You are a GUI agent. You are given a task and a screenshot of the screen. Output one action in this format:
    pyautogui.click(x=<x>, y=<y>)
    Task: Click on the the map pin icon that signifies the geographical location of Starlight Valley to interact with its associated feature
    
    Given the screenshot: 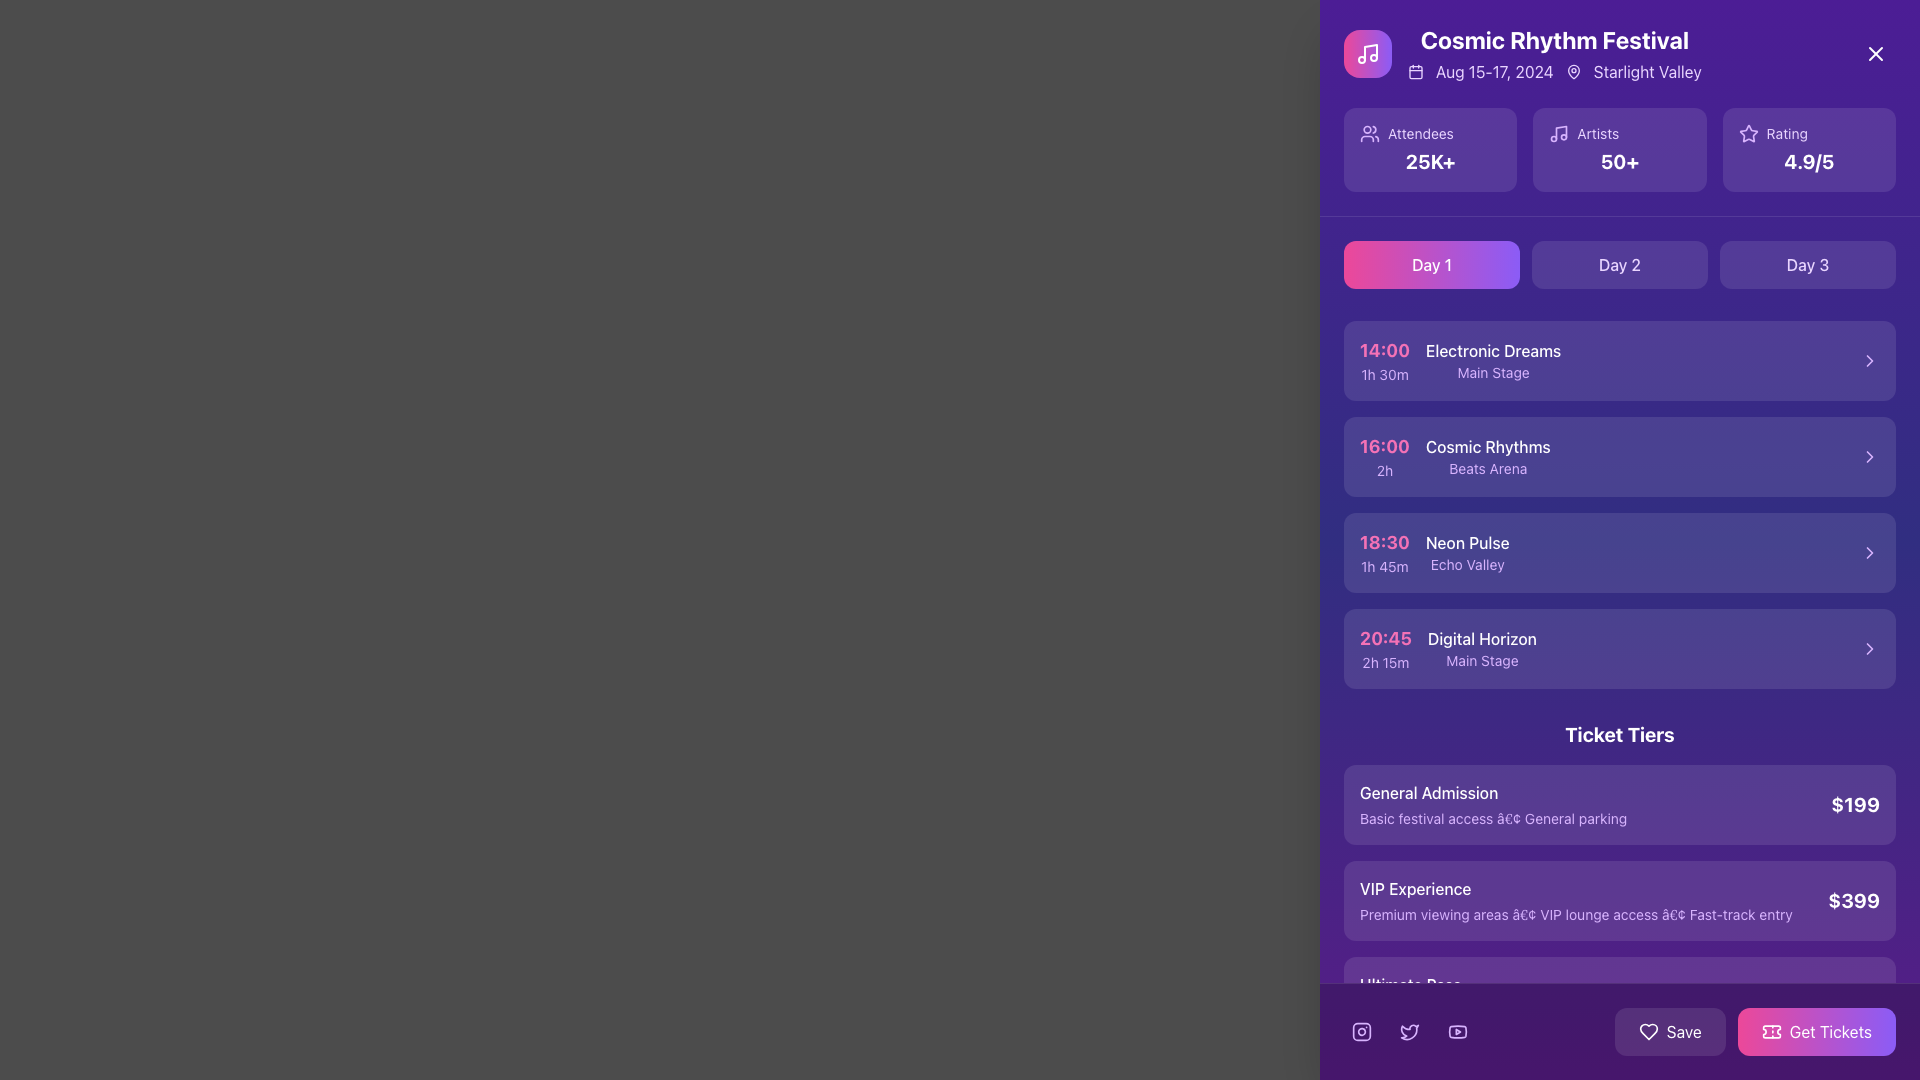 What is the action you would take?
    pyautogui.click(x=1572, y=71)
    